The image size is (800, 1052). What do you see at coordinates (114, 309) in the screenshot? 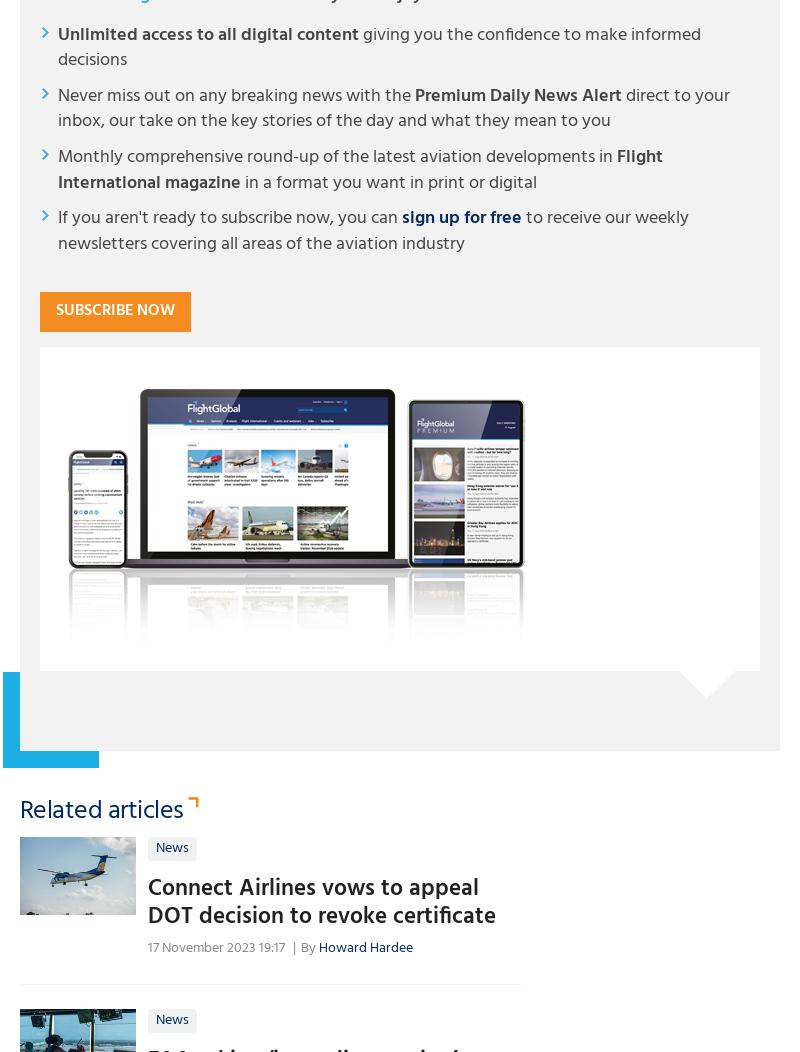
I see `'Subscribe now'` at bounding box center [114, 309].